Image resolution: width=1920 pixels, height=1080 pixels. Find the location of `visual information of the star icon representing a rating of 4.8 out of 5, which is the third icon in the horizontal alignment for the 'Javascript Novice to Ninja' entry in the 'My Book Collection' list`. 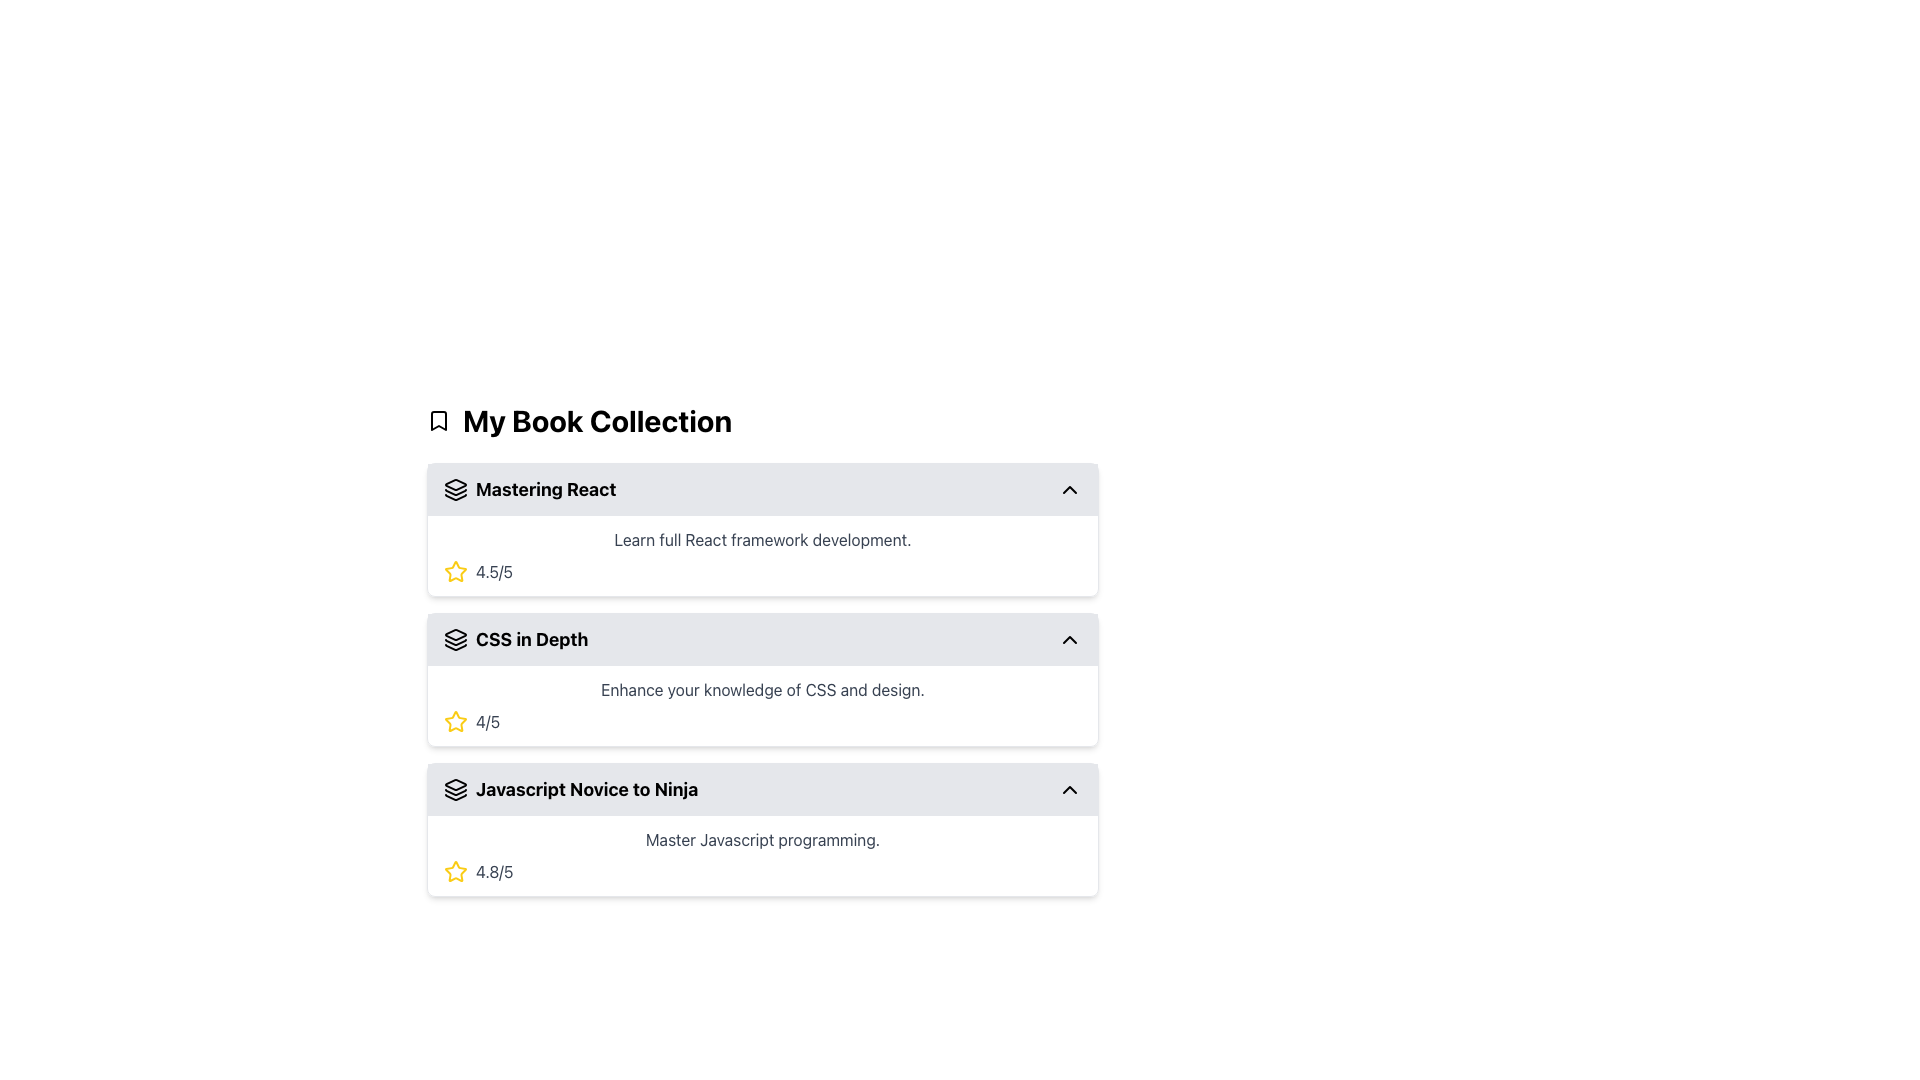

visual information of the star icon representing a rating of 4.8 out of 5, which is the third icon in the horizontal alignment for the 'Javascript Novice to Ninja' entry in the 'My Book Collection' list is located at coordinates (455, 870).